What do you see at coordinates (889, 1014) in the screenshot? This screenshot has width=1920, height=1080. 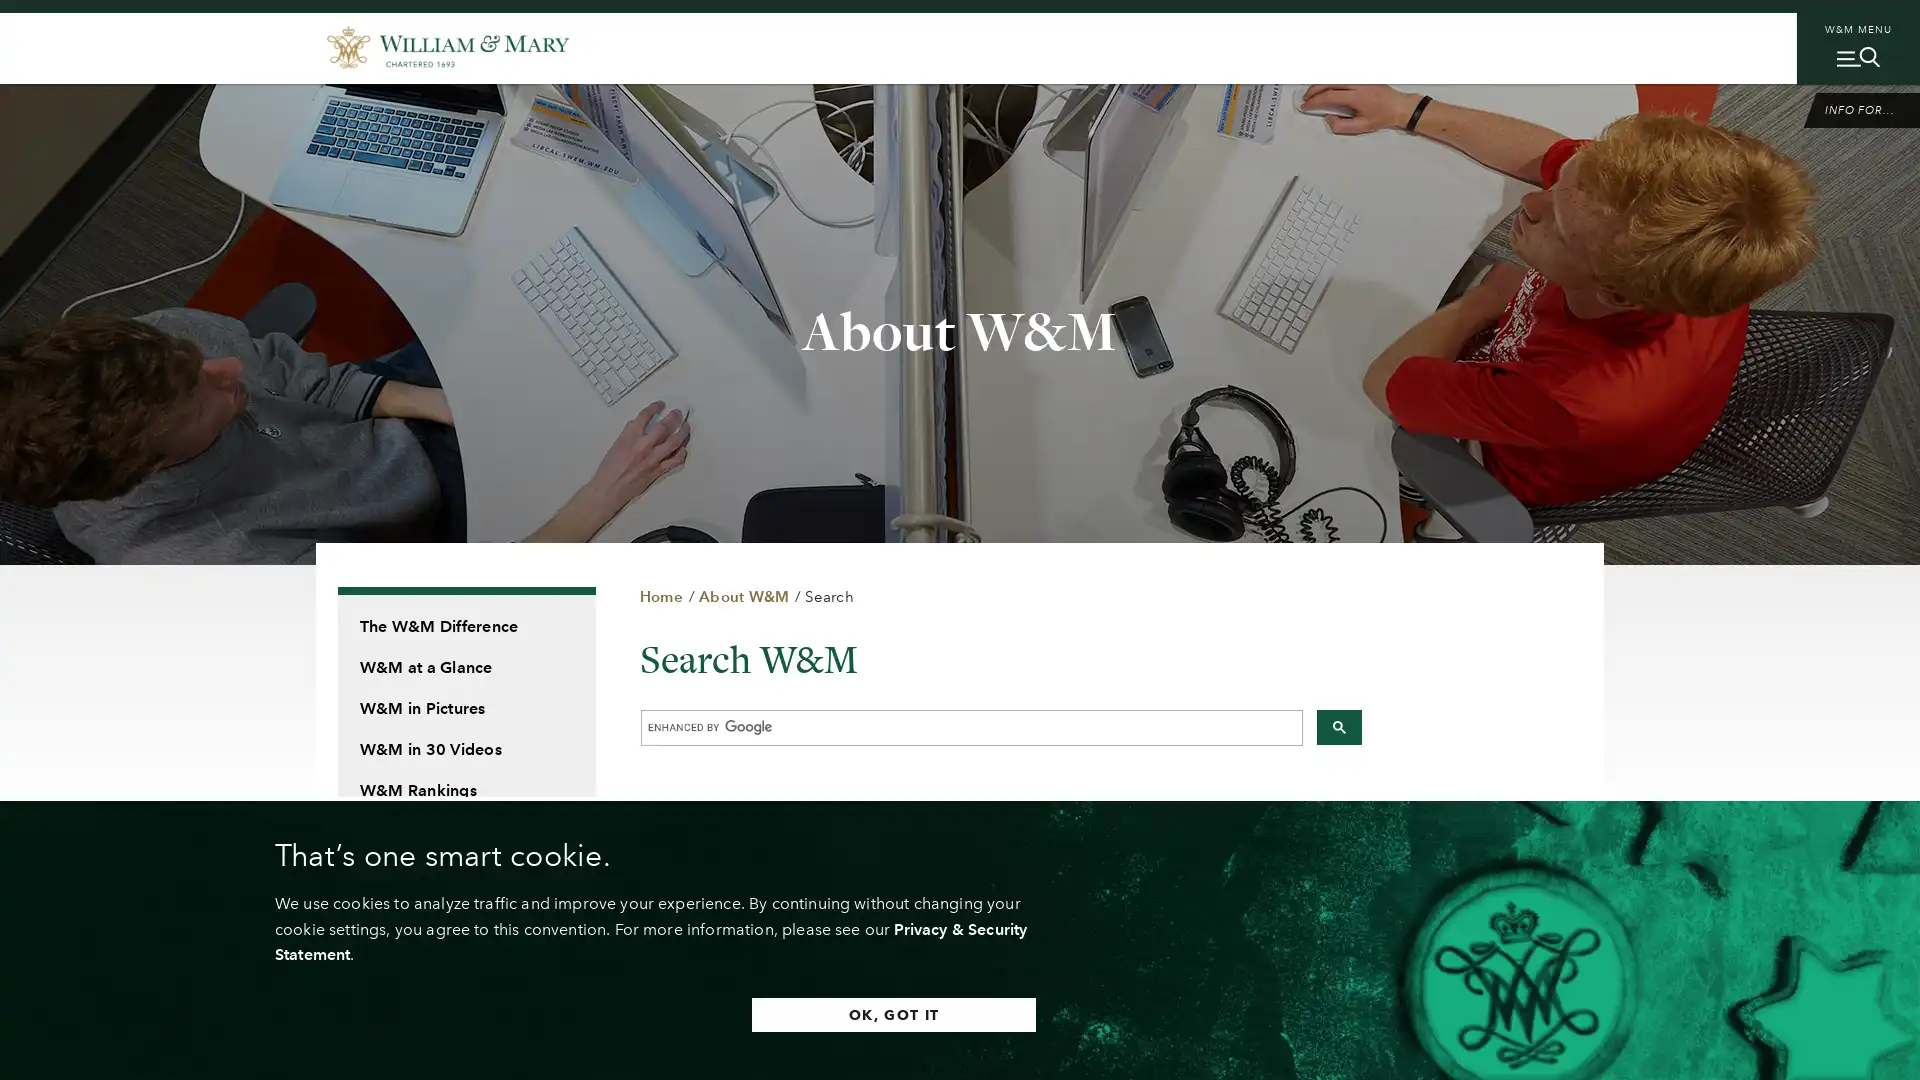 I see `OK, GOT IT` at bounding box center [889, 1014].